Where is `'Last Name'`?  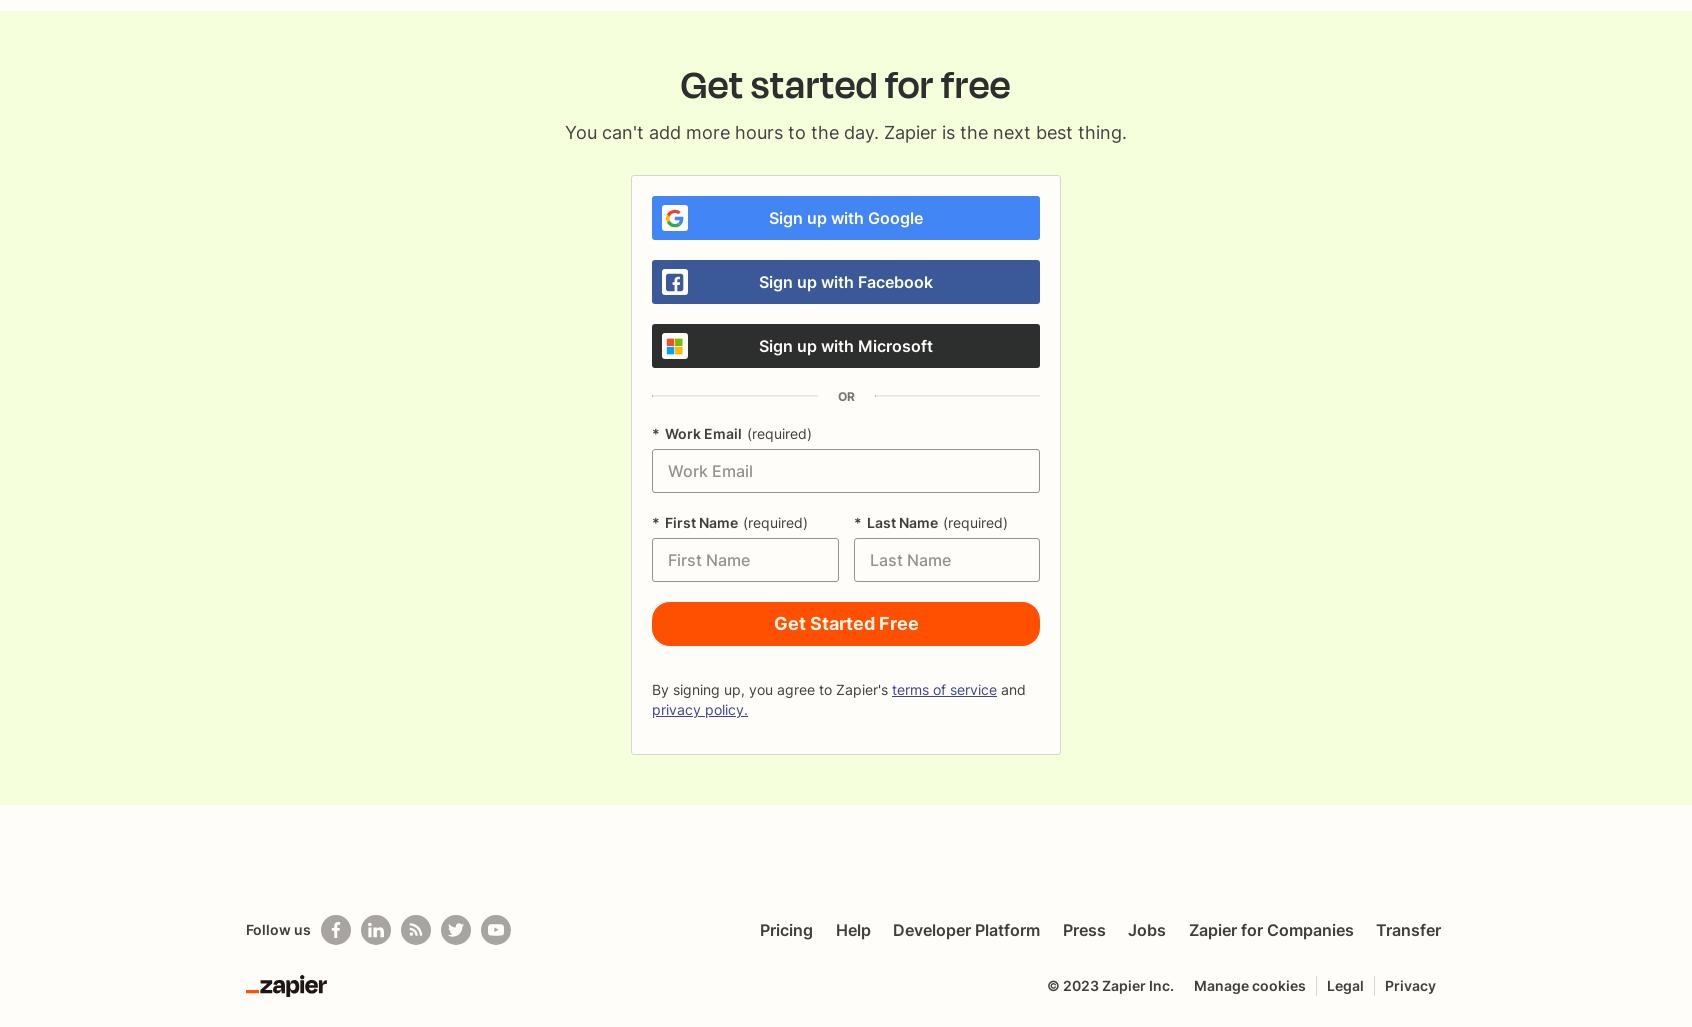 'Last Name' is located at coordinates (900, 521).